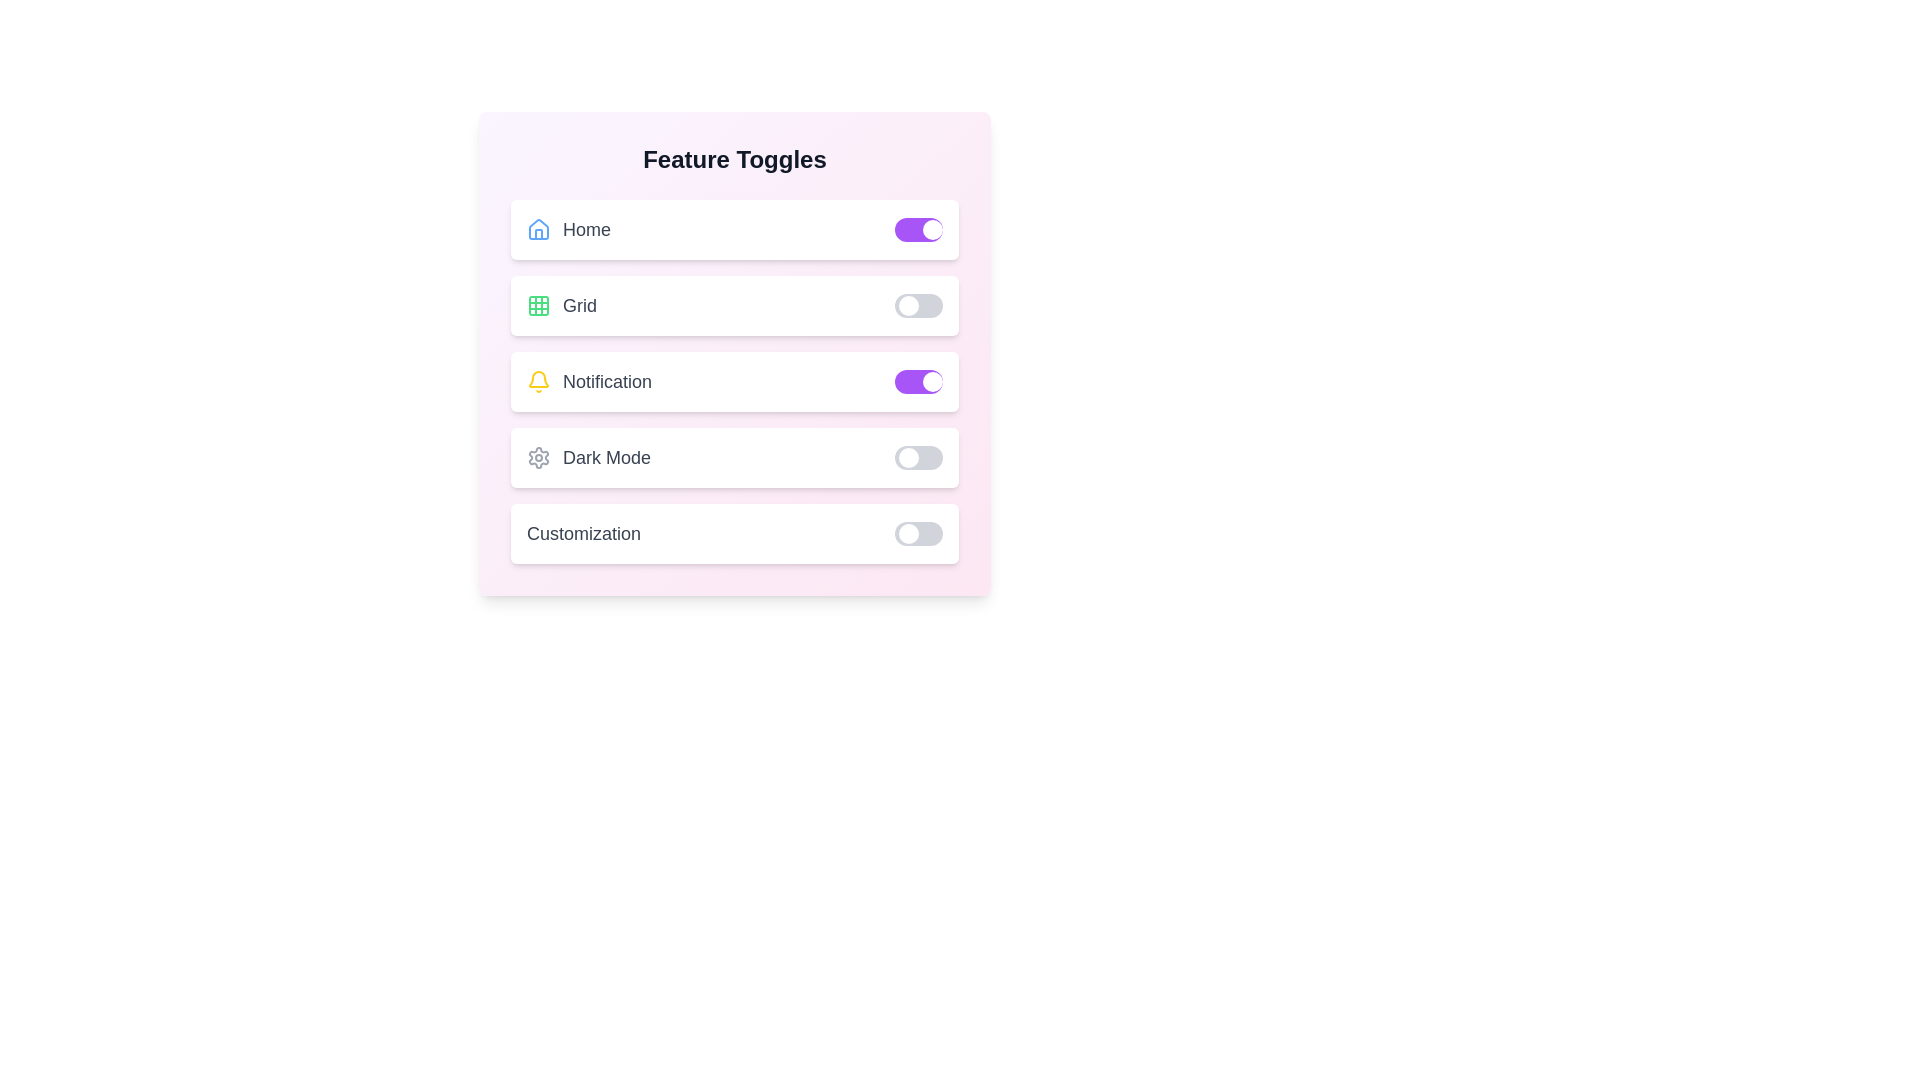  I want to click on the yellow bell icon representing notifications, located to the far left of the 'Notification' row in the feature toggles section, so click(538, 381).